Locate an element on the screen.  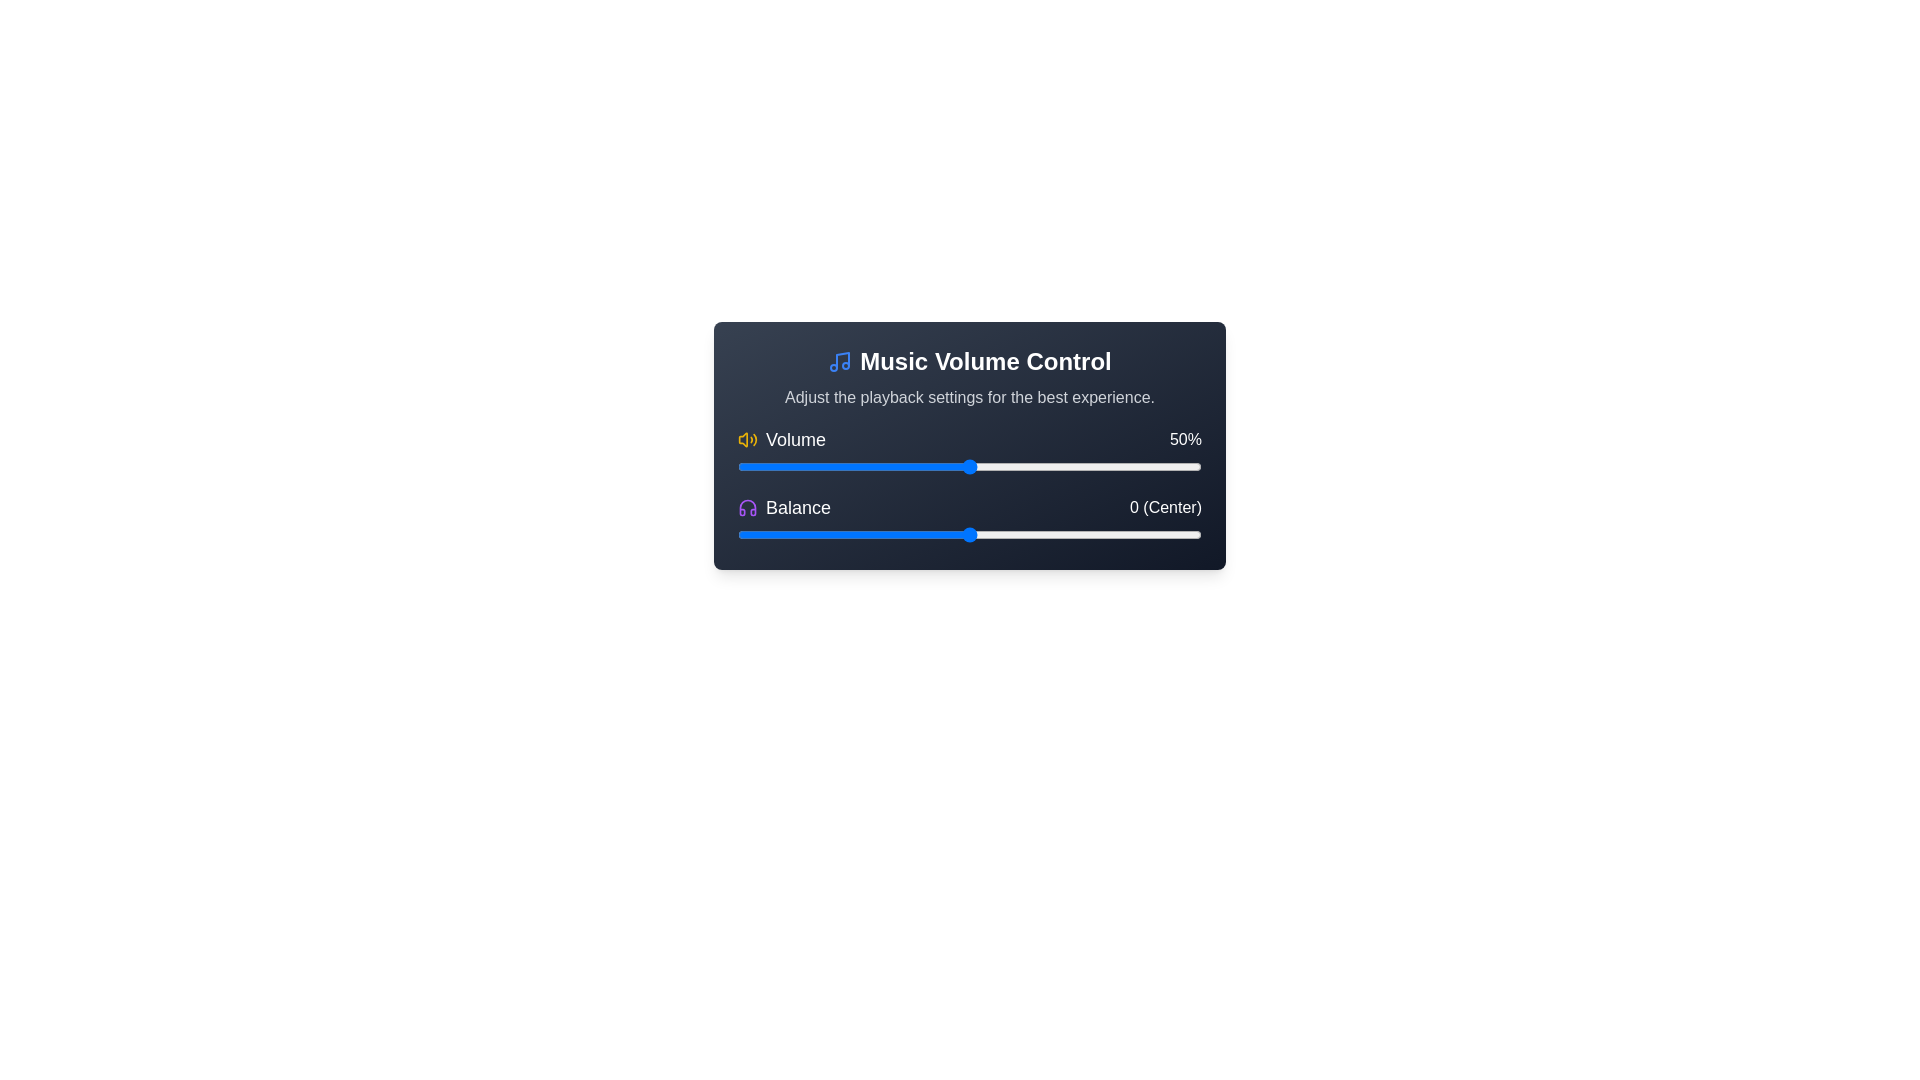
the volume slider to set the volume to 54% is located at coordinates (988, 466).